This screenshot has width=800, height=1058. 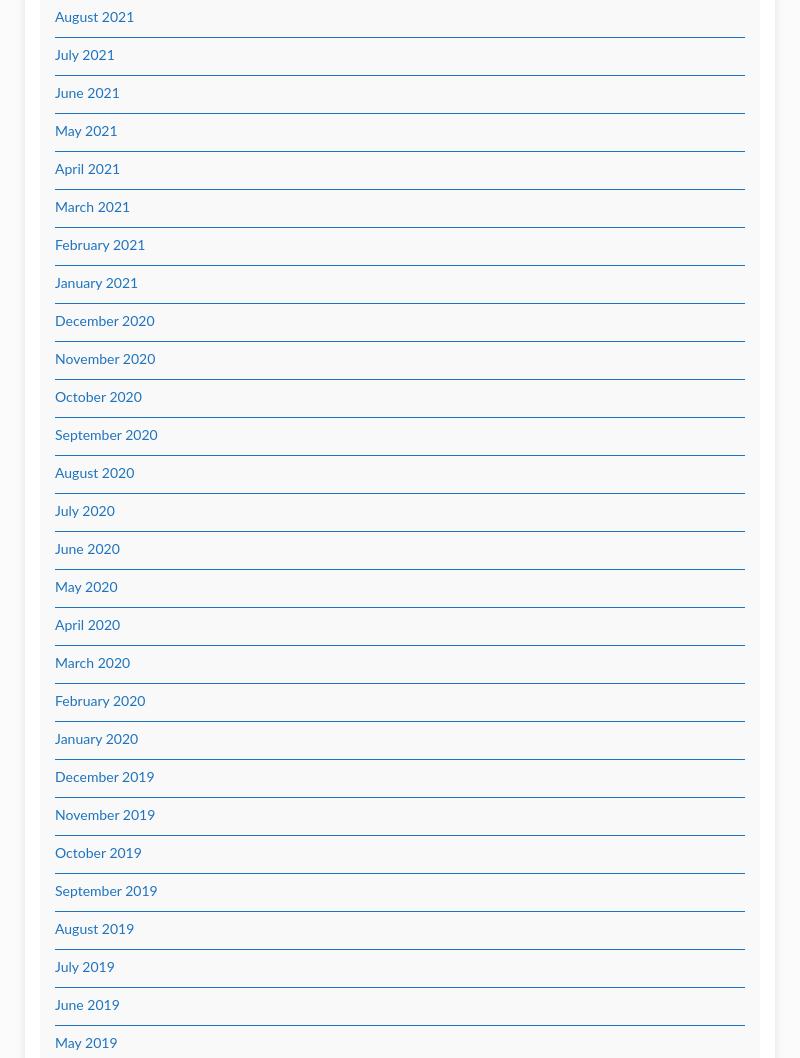 I want to click on 'December 2019', so click(x=103, y=777).